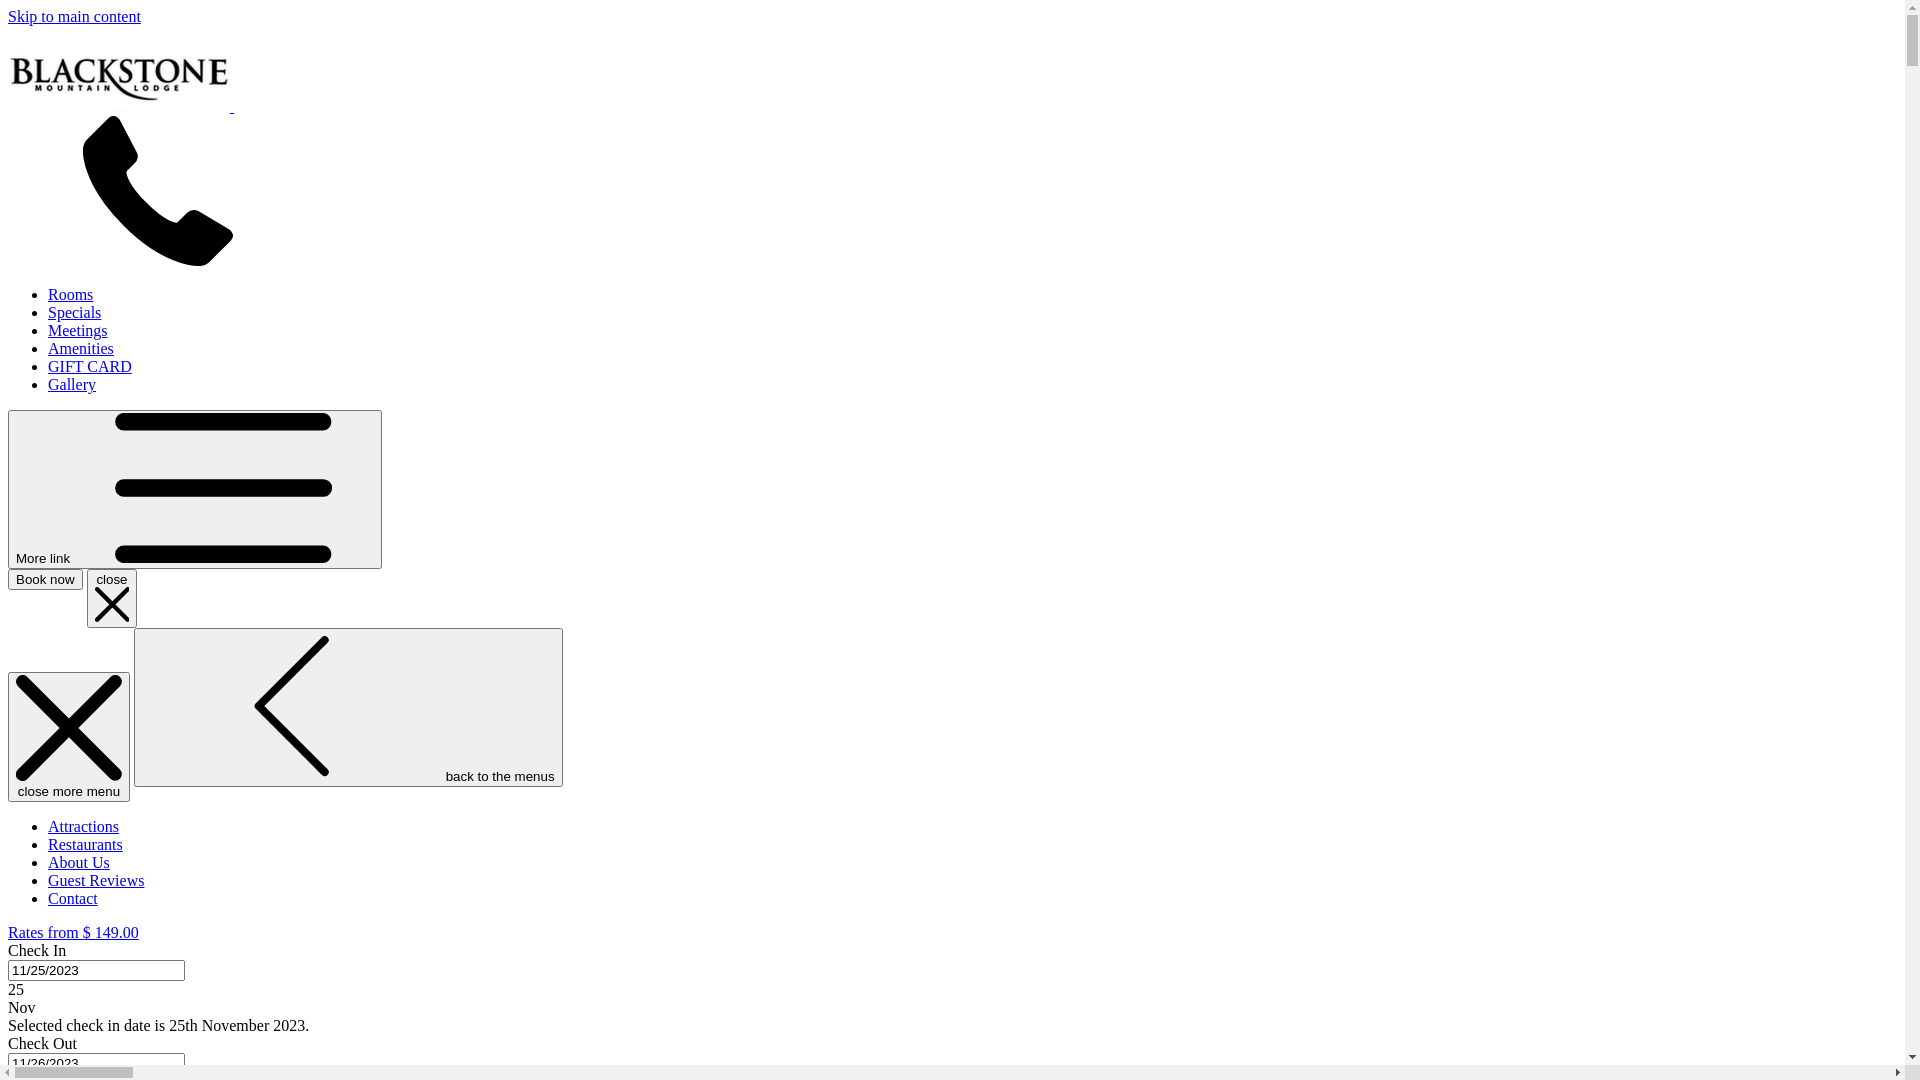 The width and height of the screenshot is (1920, 1080). Describe the element at coordinates (48, 312) in the screenshot. I see `'Specials'` at that location.